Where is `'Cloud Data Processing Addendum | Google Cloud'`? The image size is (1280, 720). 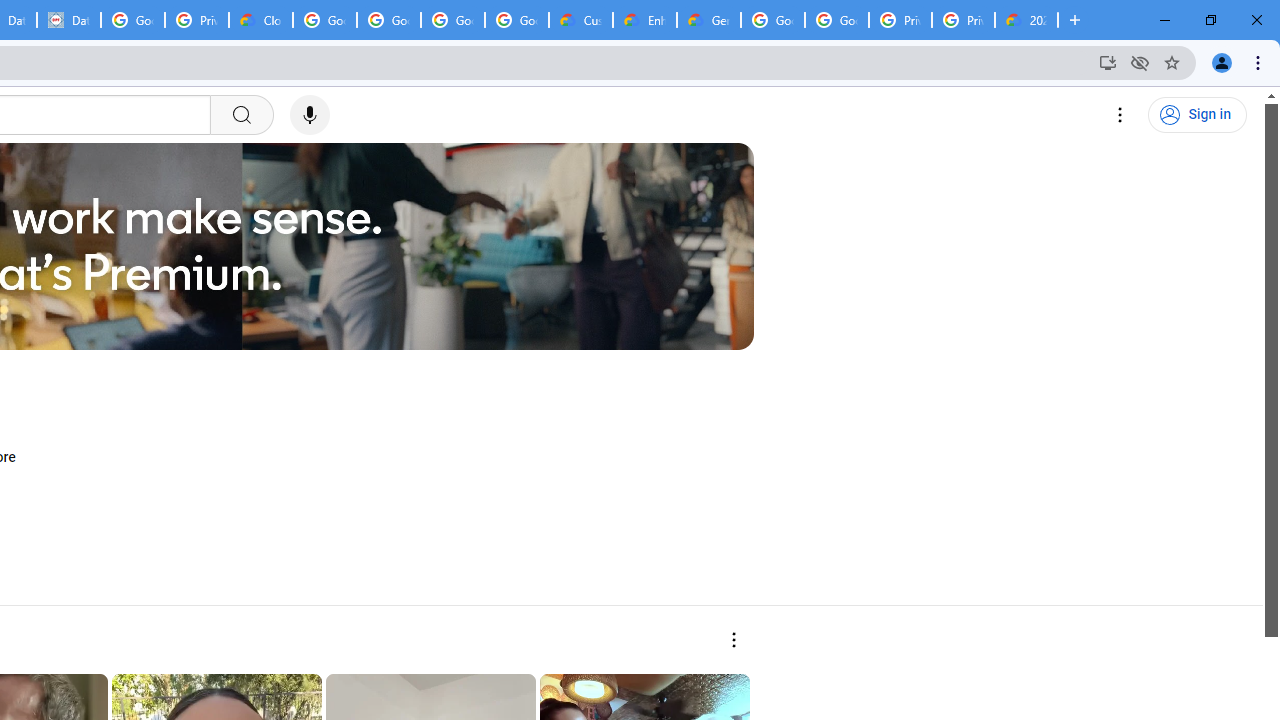
'Cloud Data Processing Addendum | Google Cloud' is located at coordinates (260, 20).